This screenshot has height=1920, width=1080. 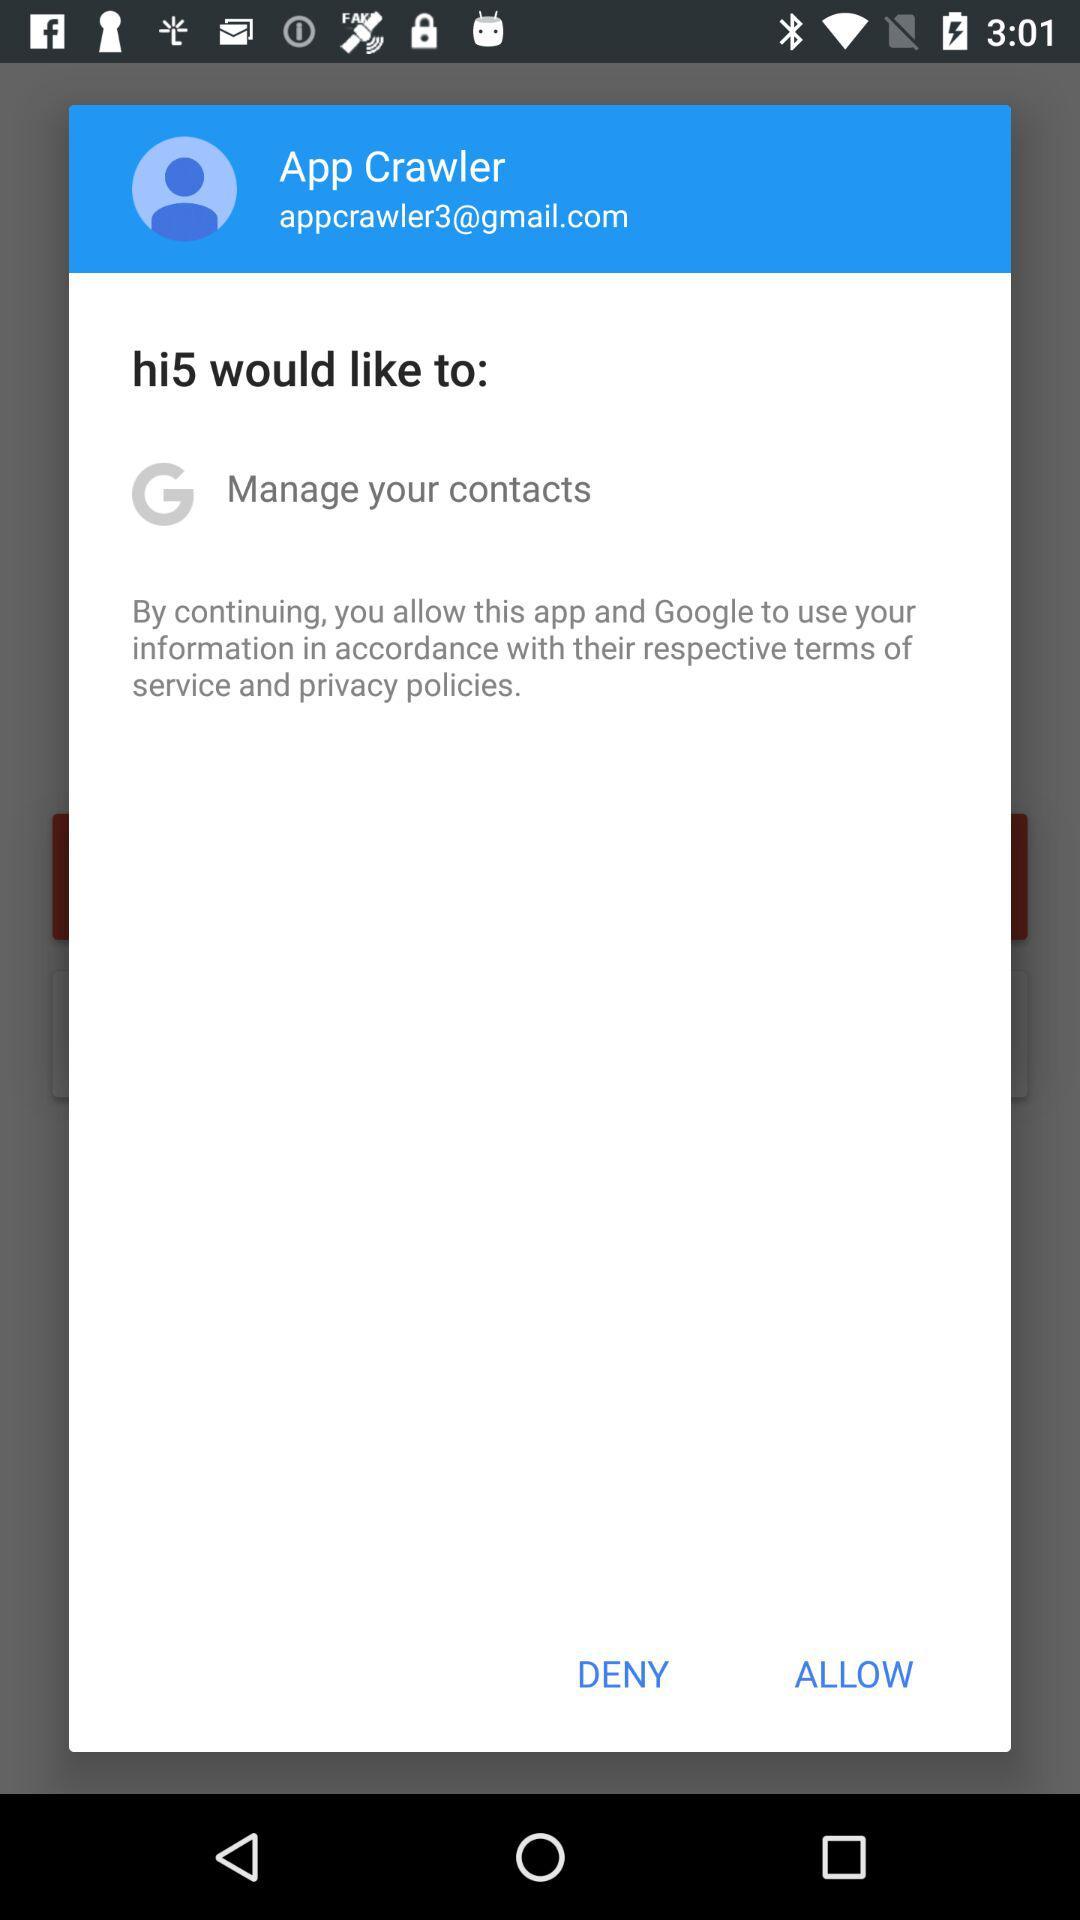 I want to click on the deny item, so click(x=621, y=1673).